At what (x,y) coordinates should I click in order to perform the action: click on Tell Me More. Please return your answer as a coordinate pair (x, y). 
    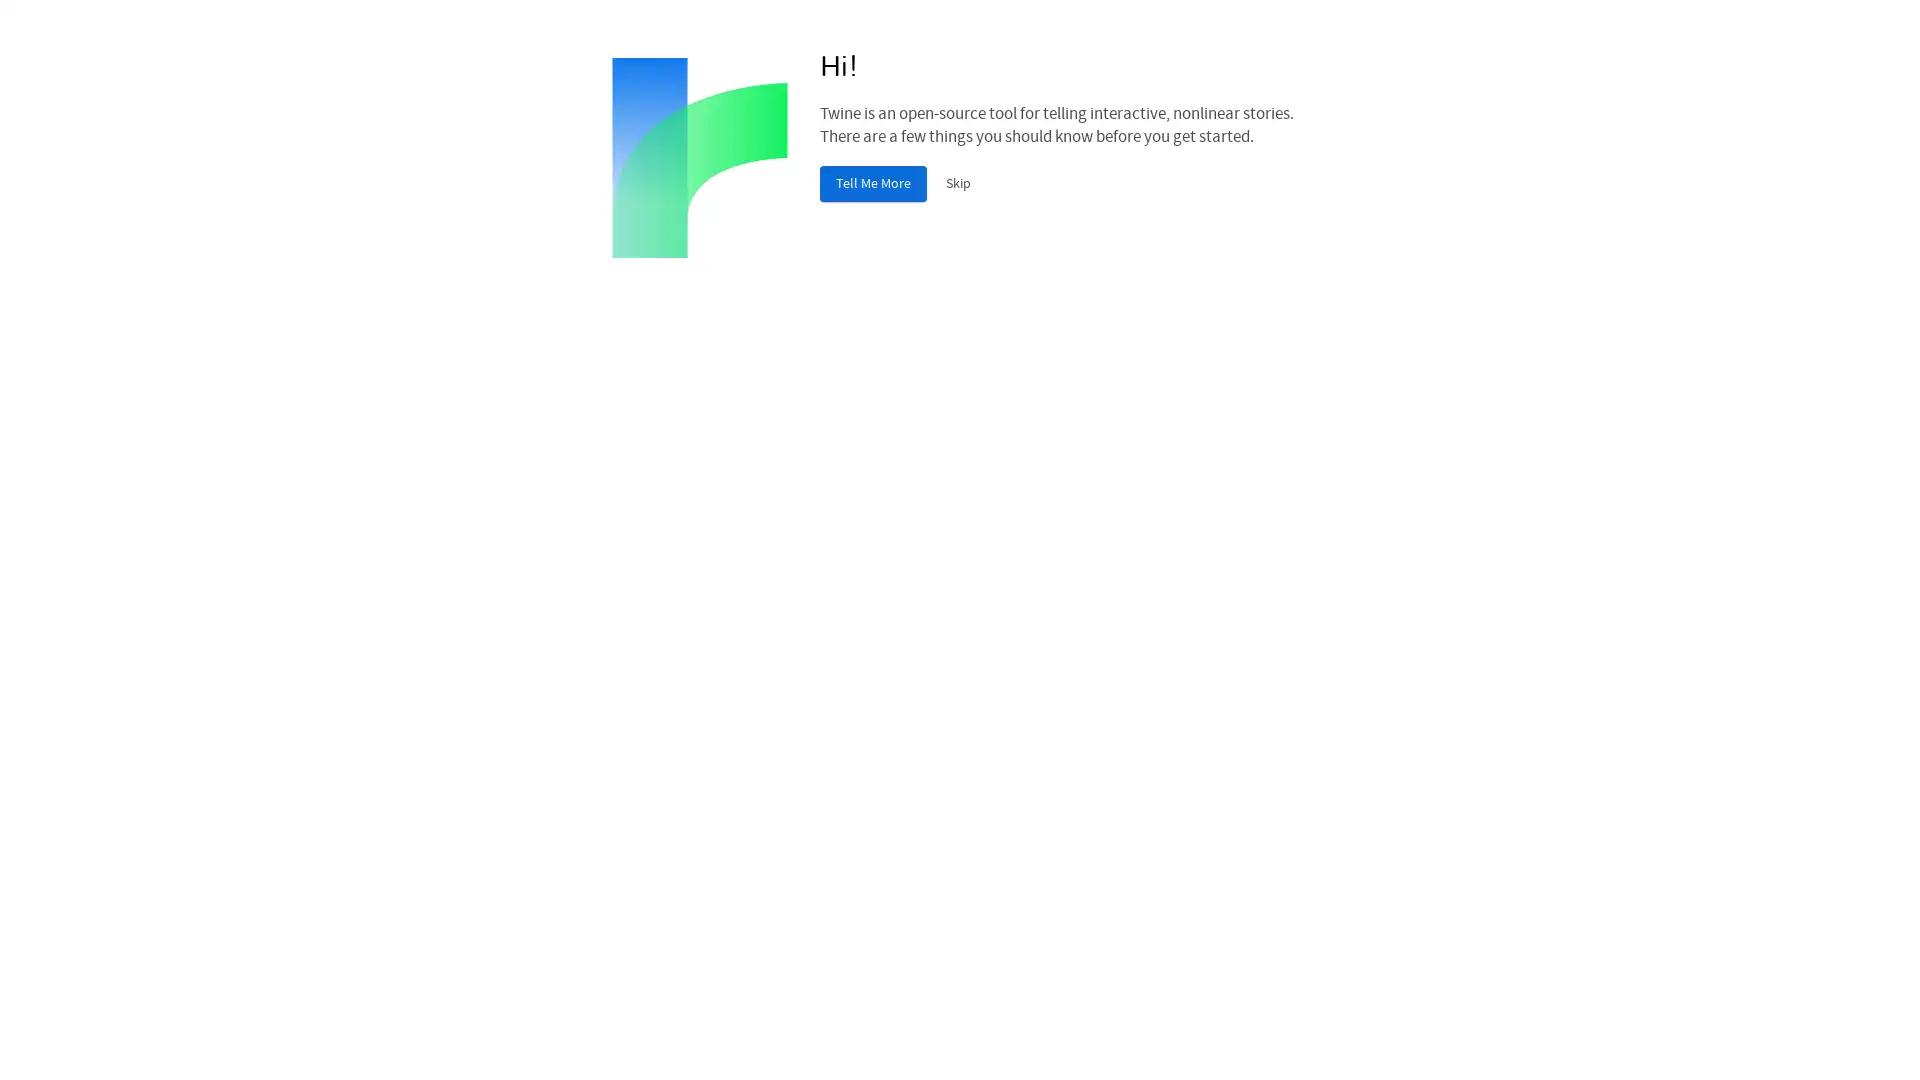
    Looking at the image, I should click on (873, 184).